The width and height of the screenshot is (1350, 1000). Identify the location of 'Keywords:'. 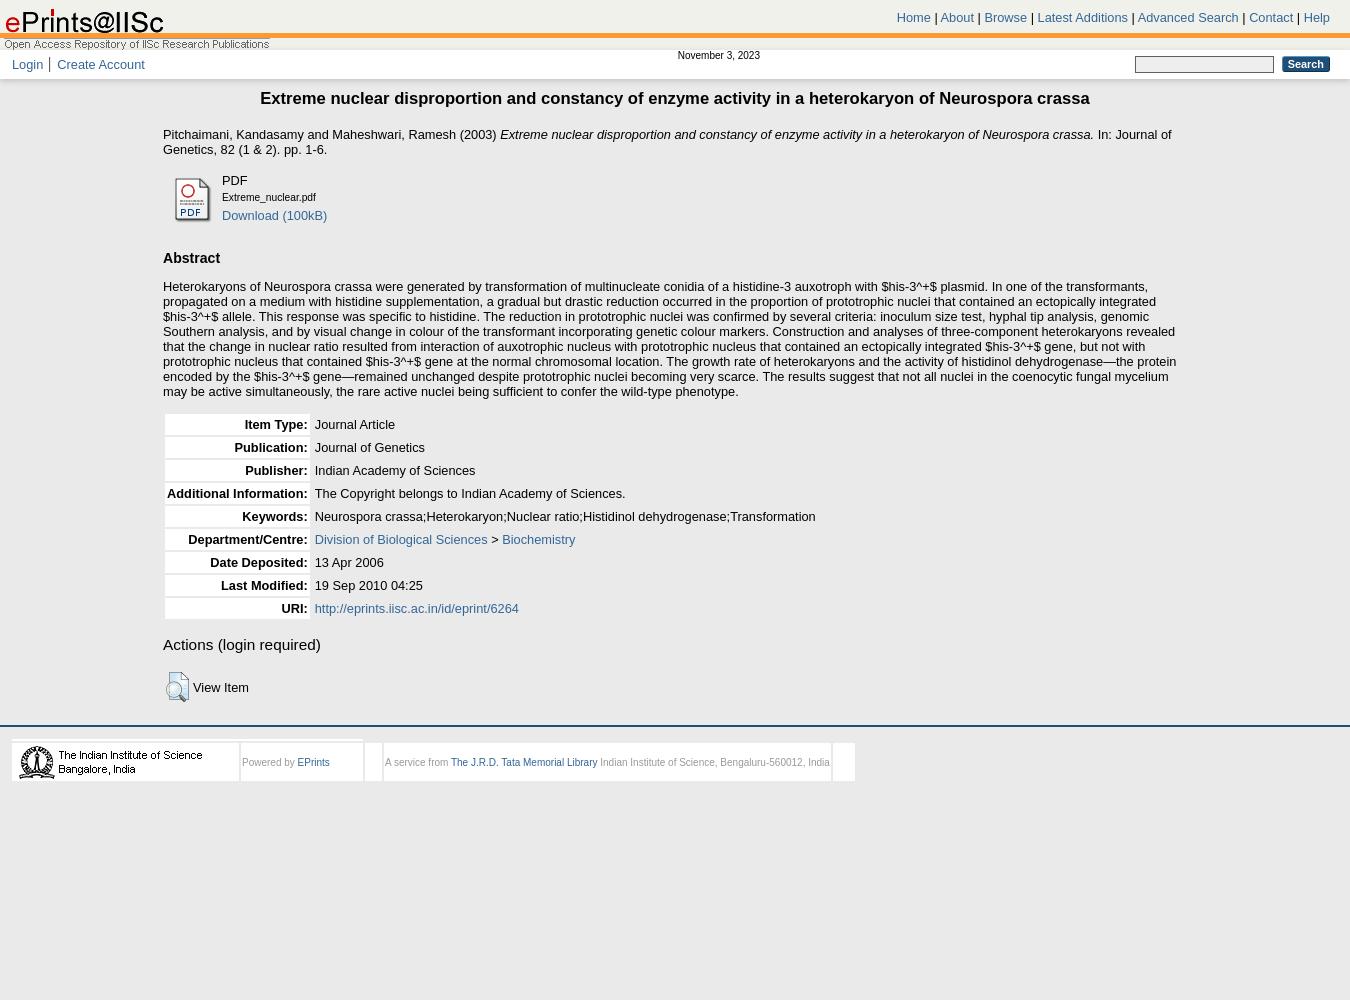
(273, 515).